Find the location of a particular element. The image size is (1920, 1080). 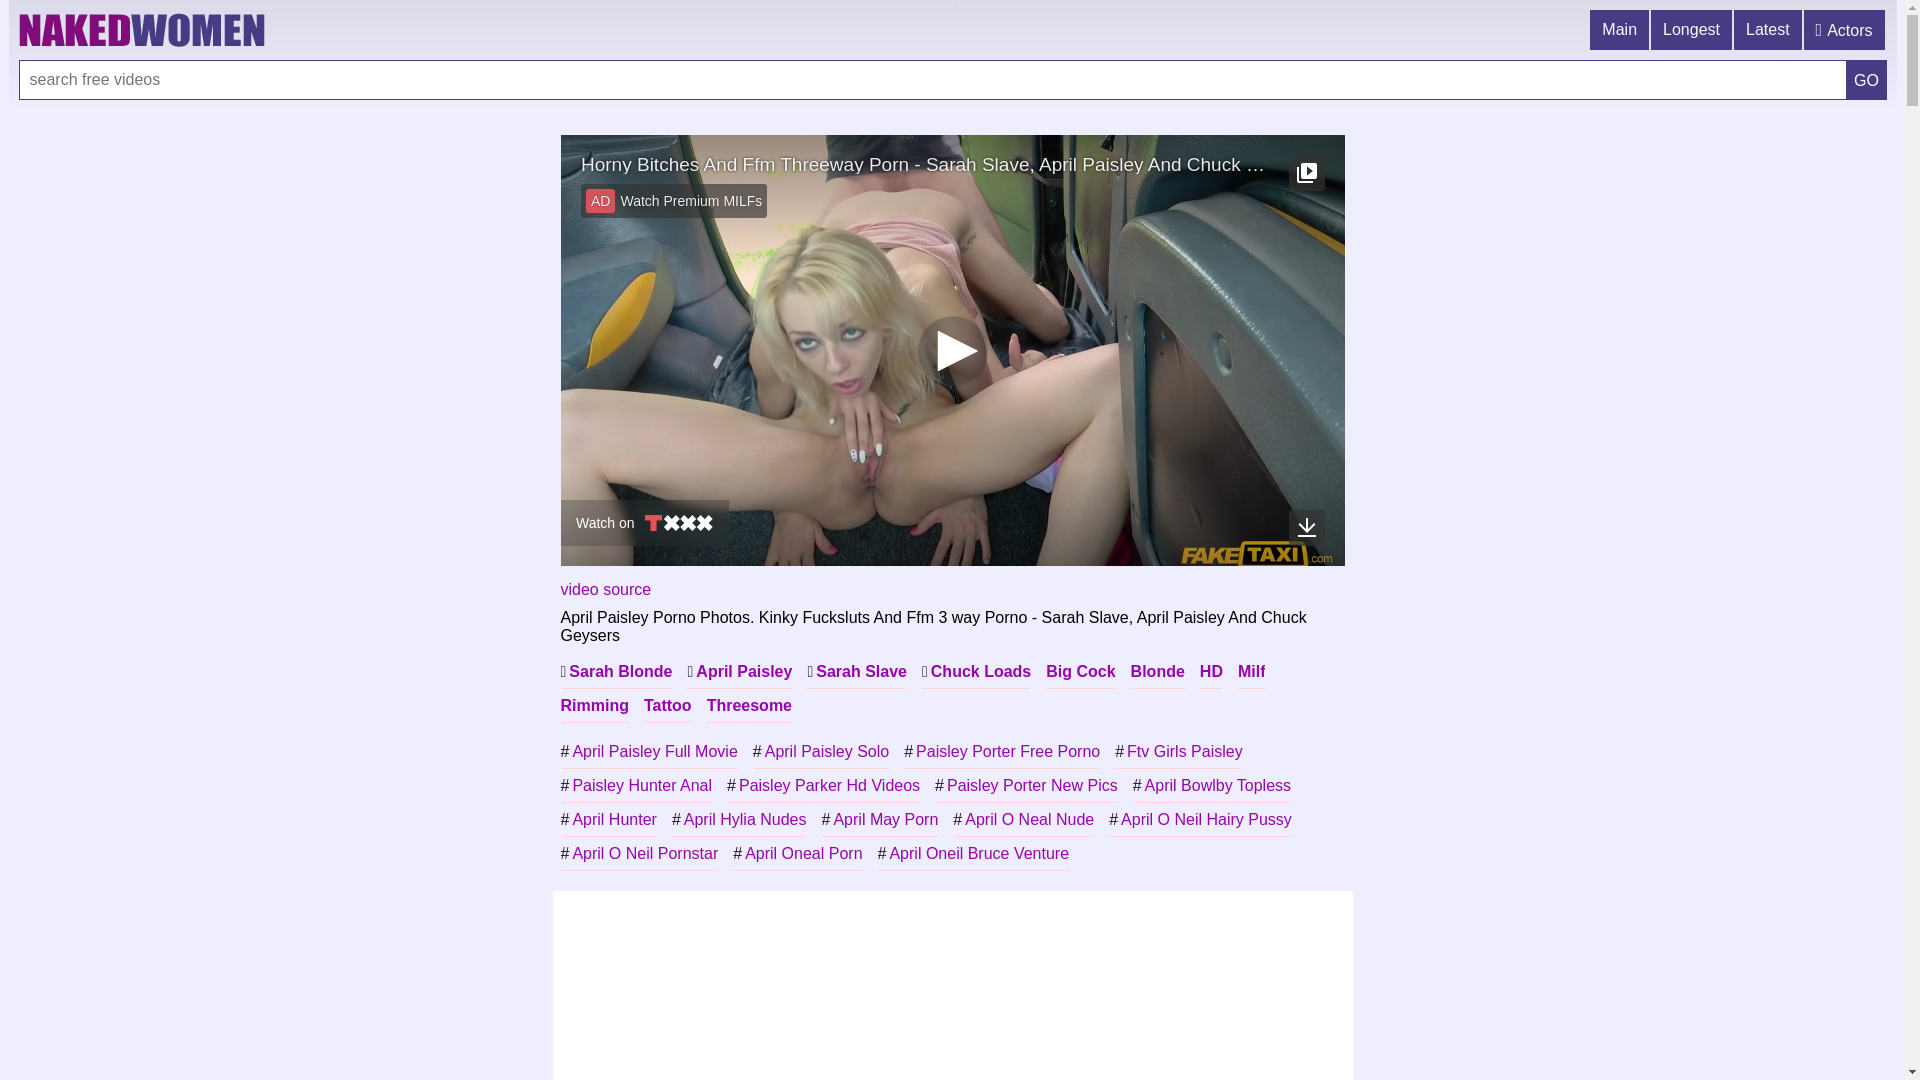

'Tattoo' is located at coordinates (667, 704).